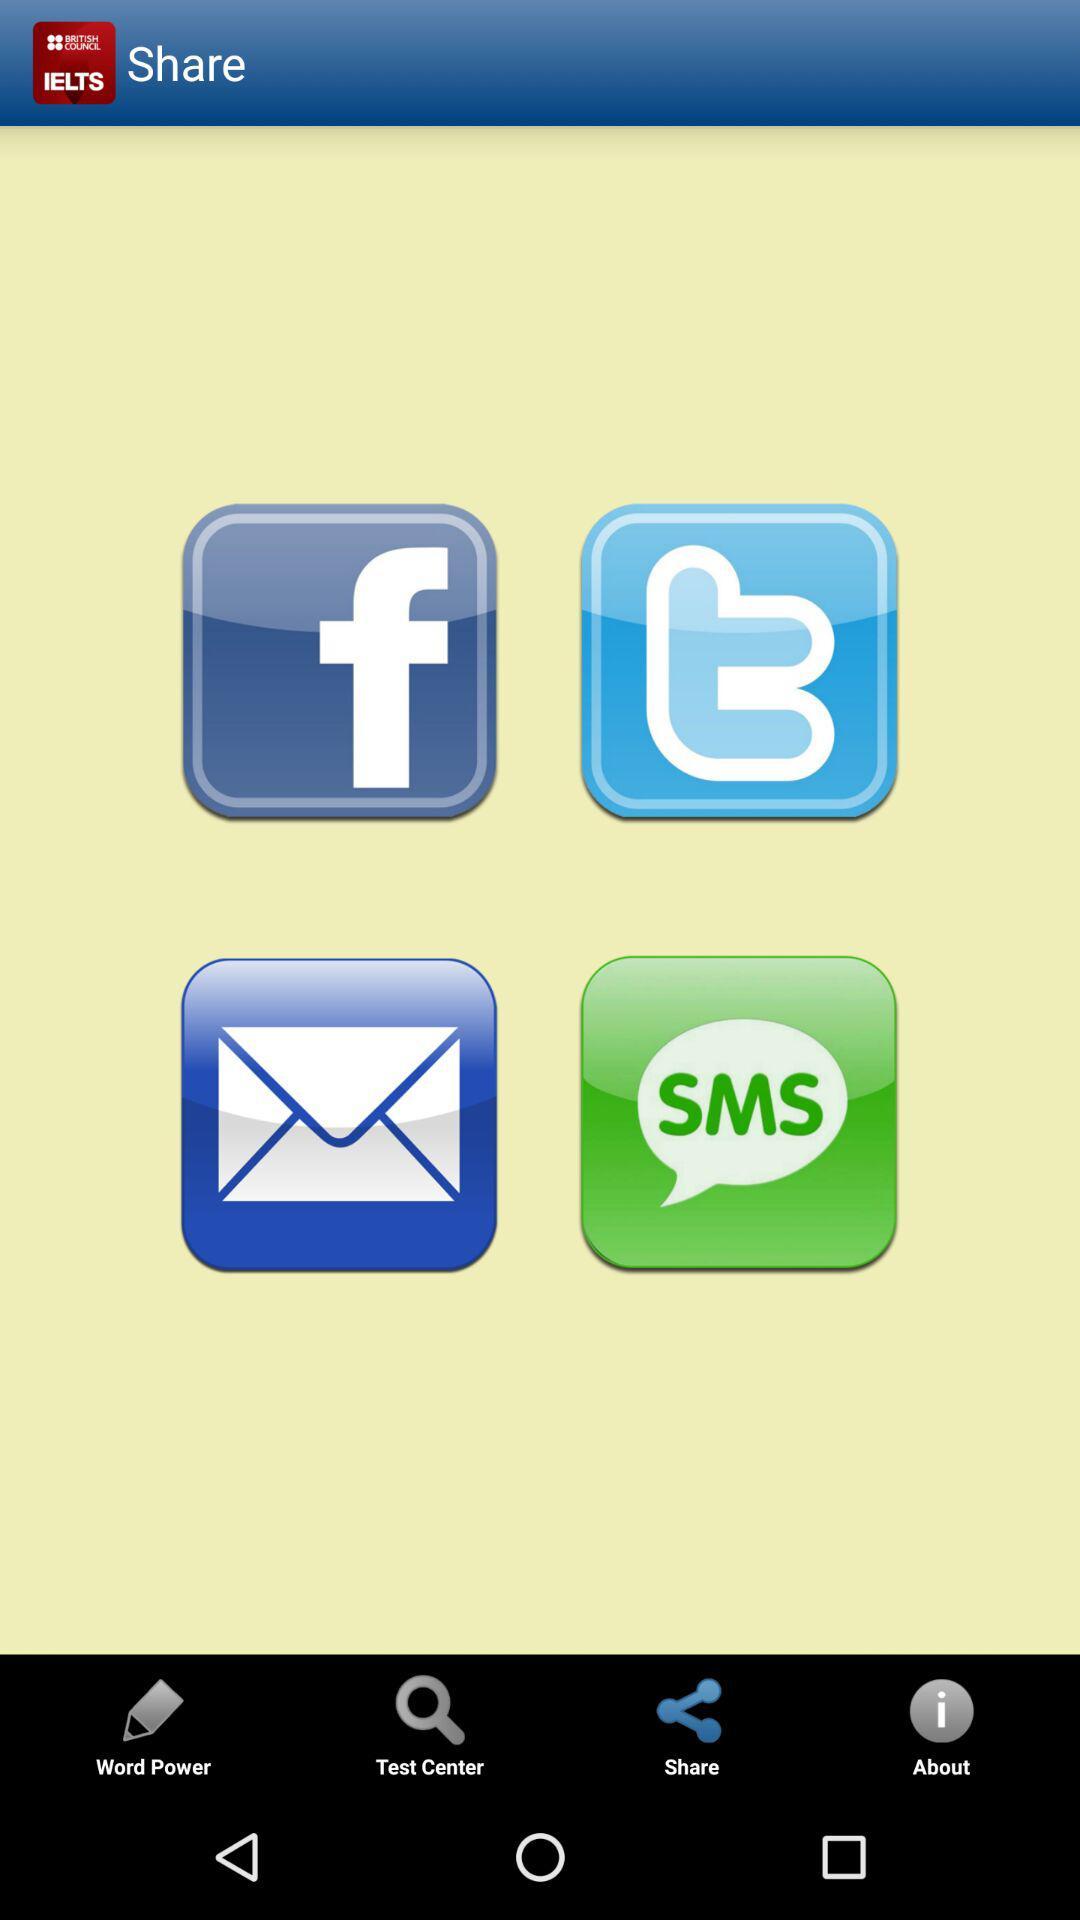 The height and width of the screenshot is (1920, 1080). Describe the element at coordinates (339, 664) in the screenshot. I see `facebook share` at that location.